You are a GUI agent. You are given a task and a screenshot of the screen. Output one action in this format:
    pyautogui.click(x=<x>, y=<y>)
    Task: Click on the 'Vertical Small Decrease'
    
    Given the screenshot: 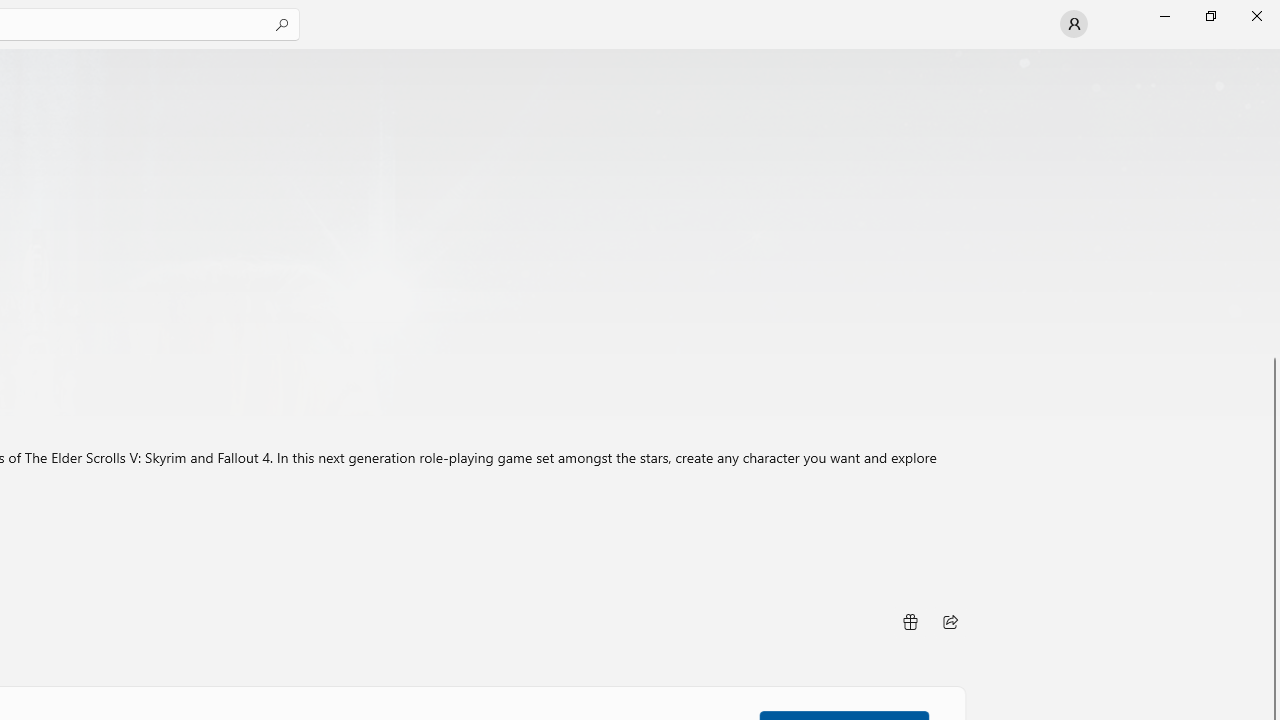 What is the action you would take?
    pyautogui.click(x=1271, y=54)
    